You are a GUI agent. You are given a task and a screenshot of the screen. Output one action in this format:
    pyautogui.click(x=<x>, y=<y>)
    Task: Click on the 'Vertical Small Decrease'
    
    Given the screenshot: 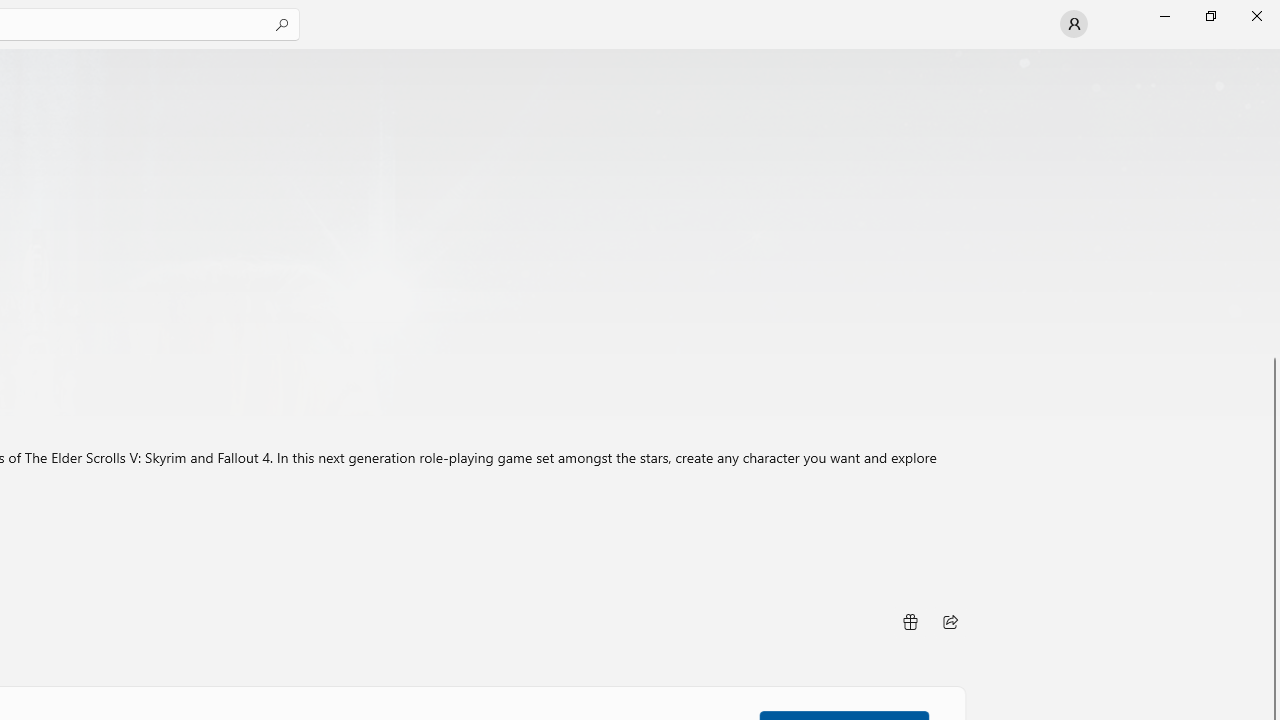 What is the action you would take?
    pyautogui.click(x=1271, y=54)
    